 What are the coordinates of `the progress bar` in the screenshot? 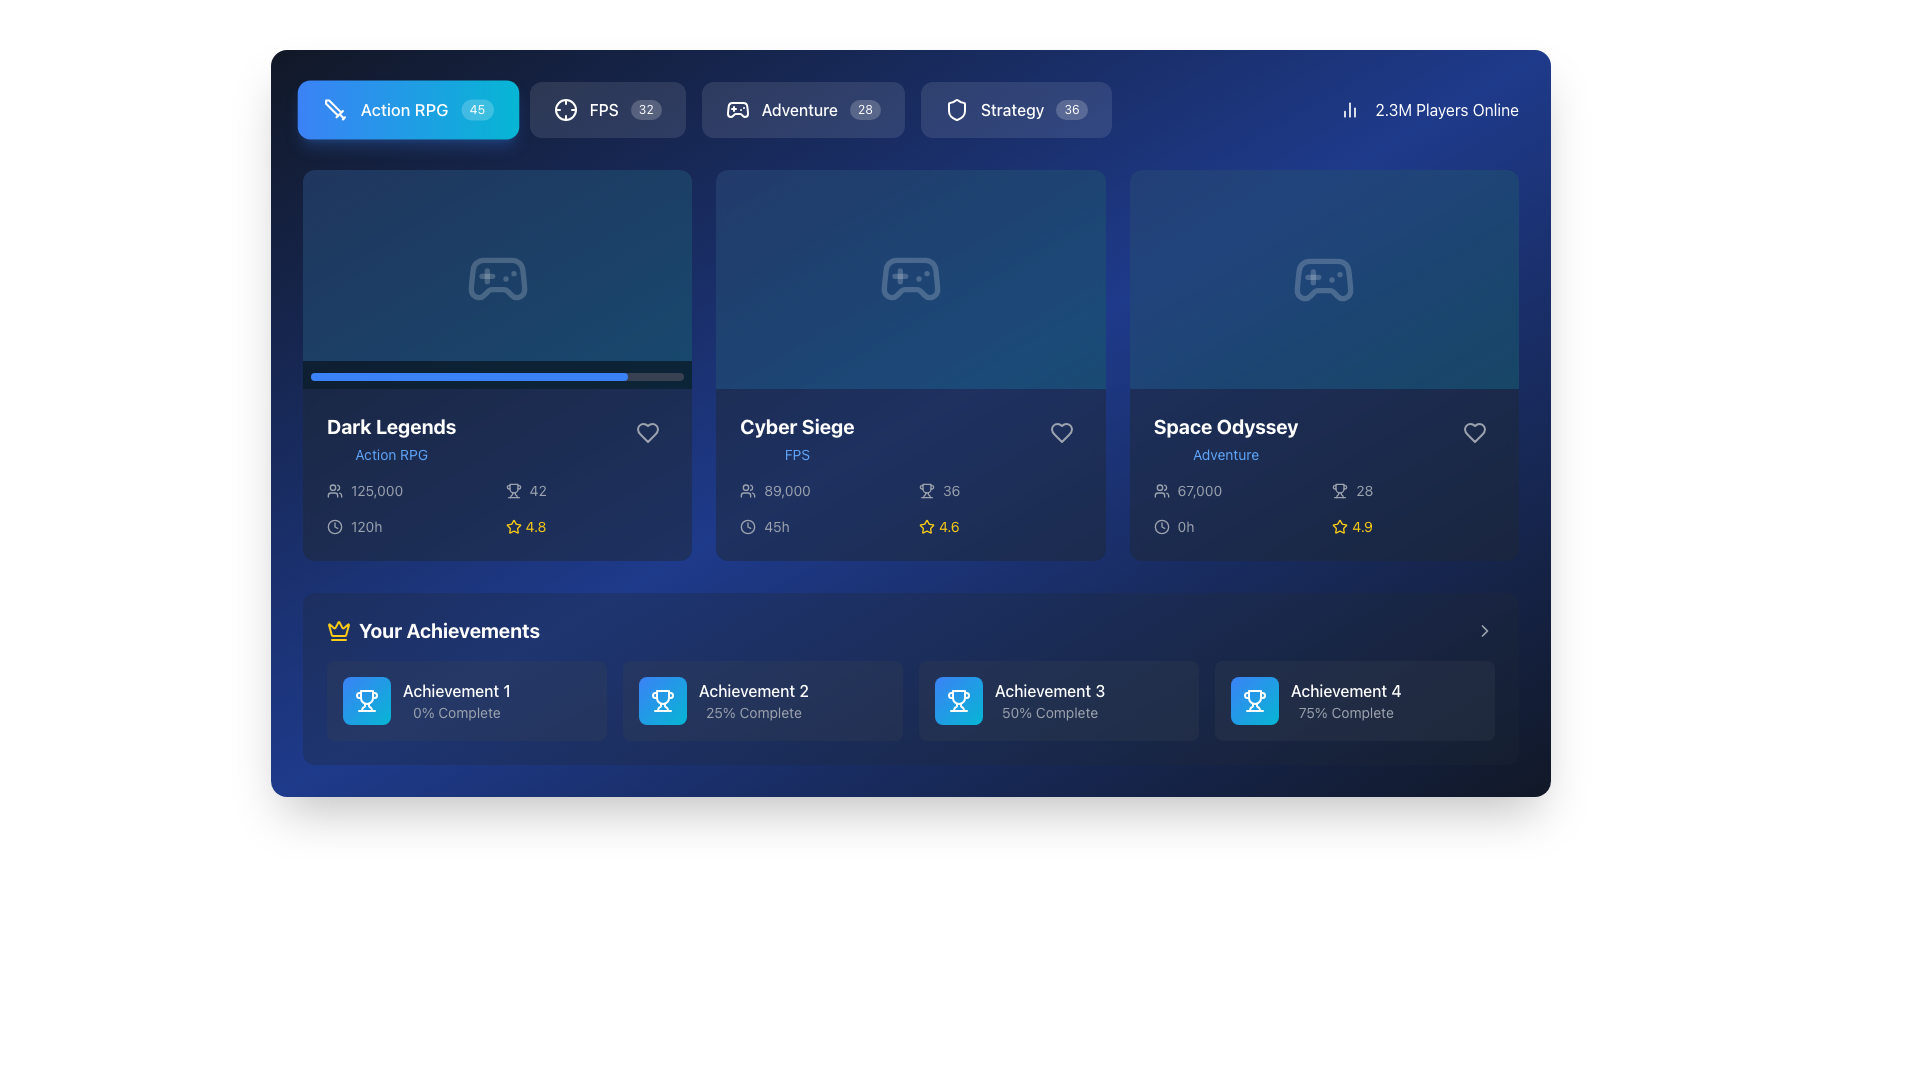 It's located at (355, 375).